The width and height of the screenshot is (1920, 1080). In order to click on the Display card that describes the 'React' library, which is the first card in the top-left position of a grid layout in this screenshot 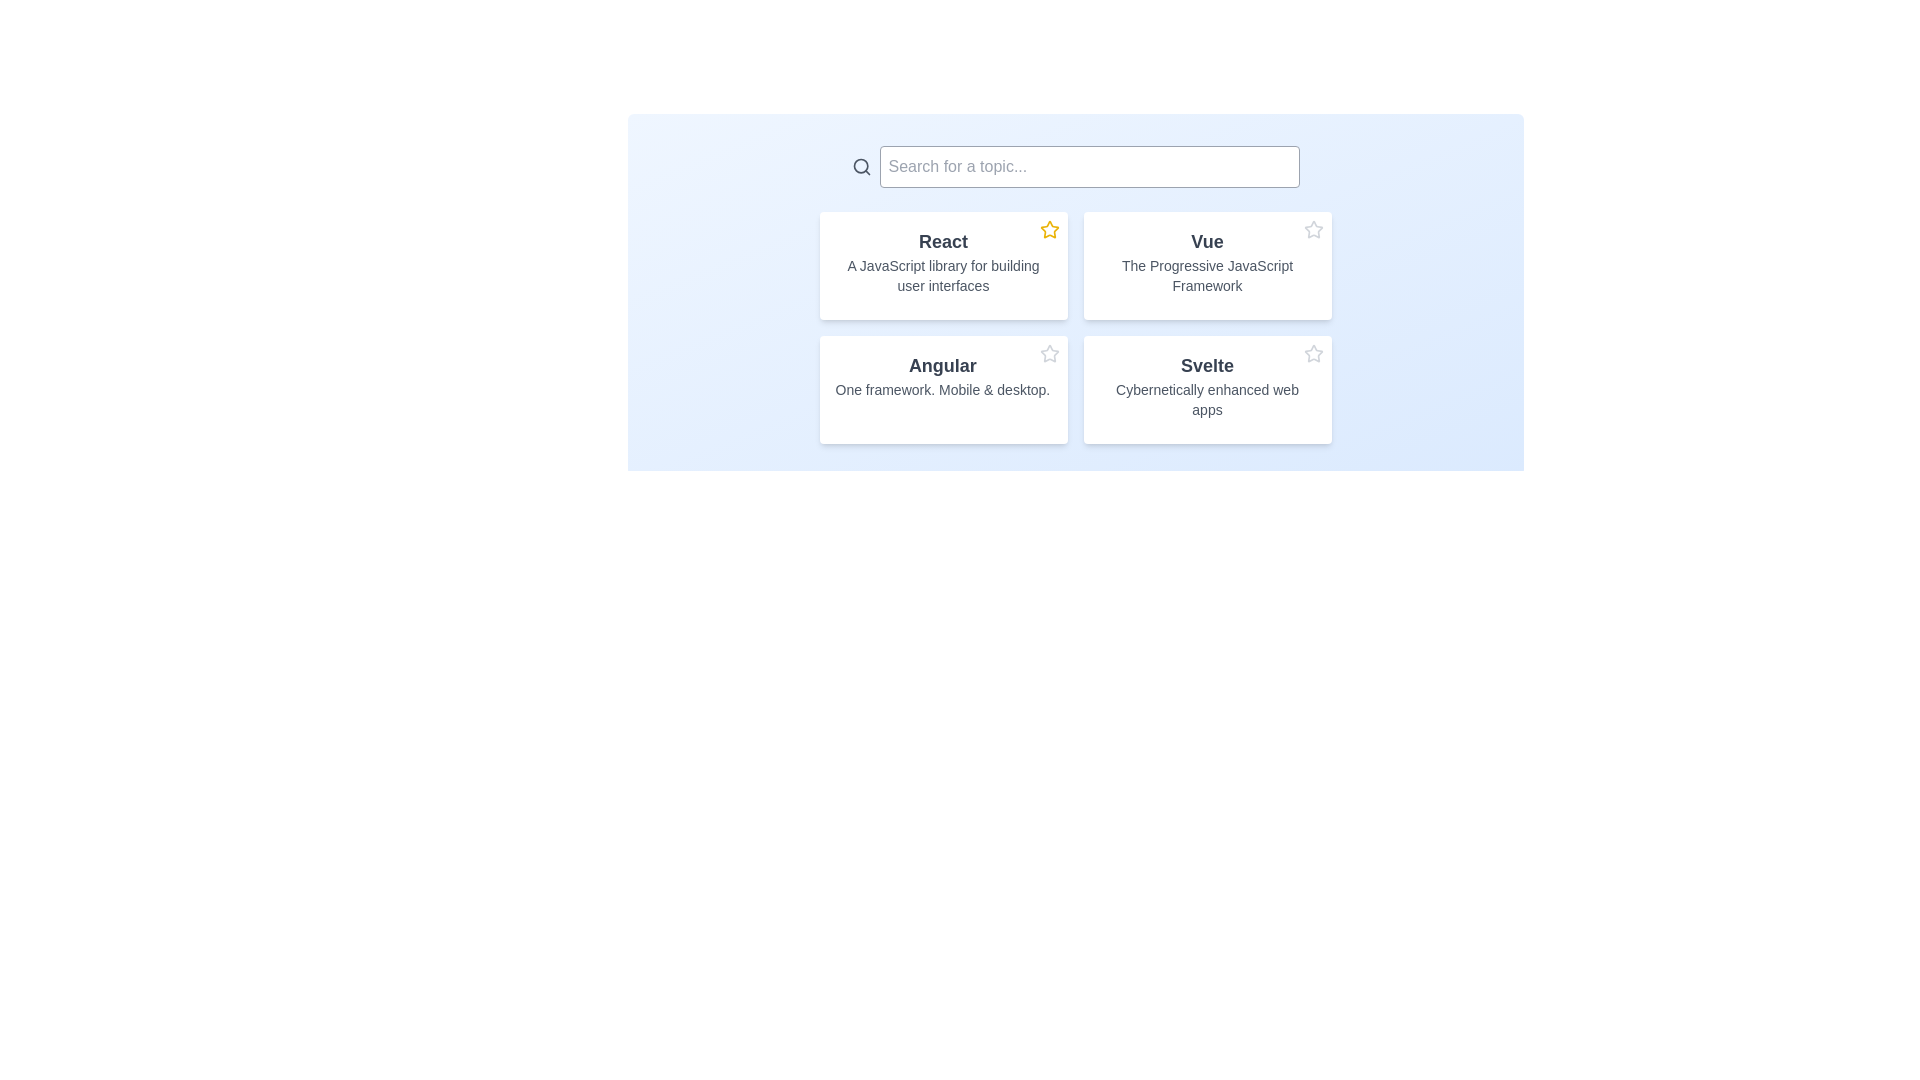, I will do `click(942, 261)`.